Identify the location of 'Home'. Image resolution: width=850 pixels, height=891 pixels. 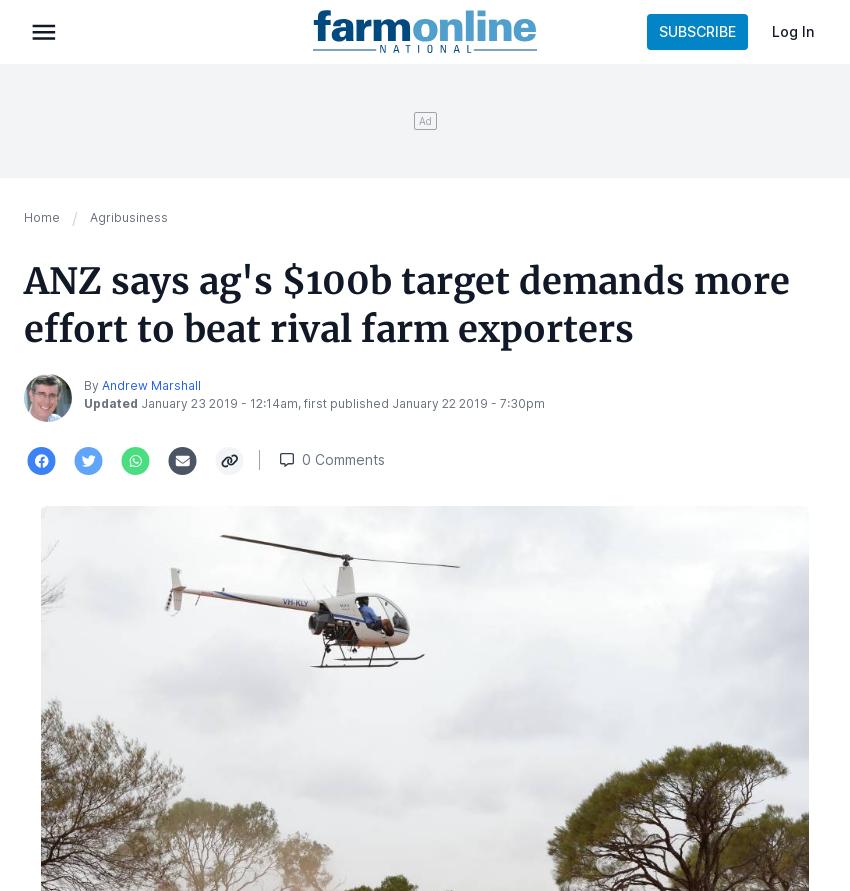
(40, 217).